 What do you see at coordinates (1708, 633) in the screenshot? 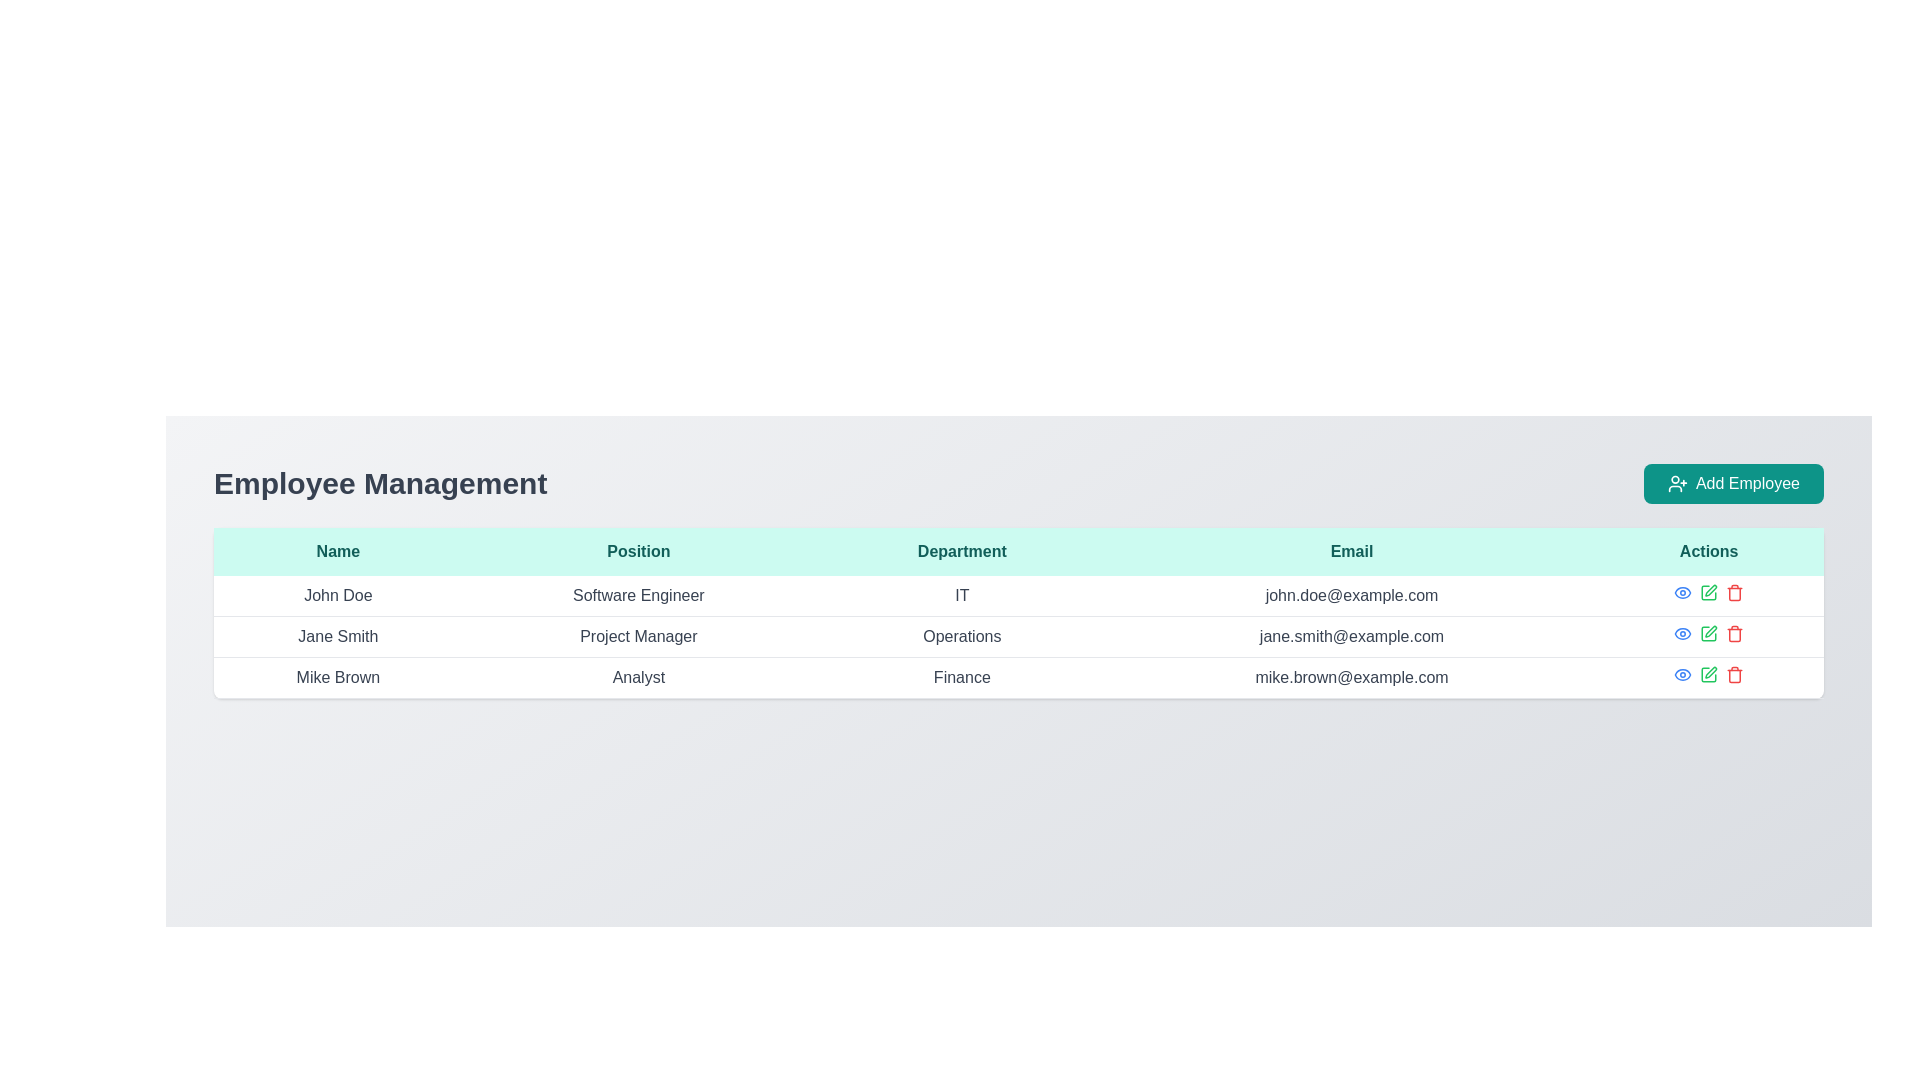
I see `the interactive action buttons group for 'Jane Smith'` at bounding box center [1708, 633].